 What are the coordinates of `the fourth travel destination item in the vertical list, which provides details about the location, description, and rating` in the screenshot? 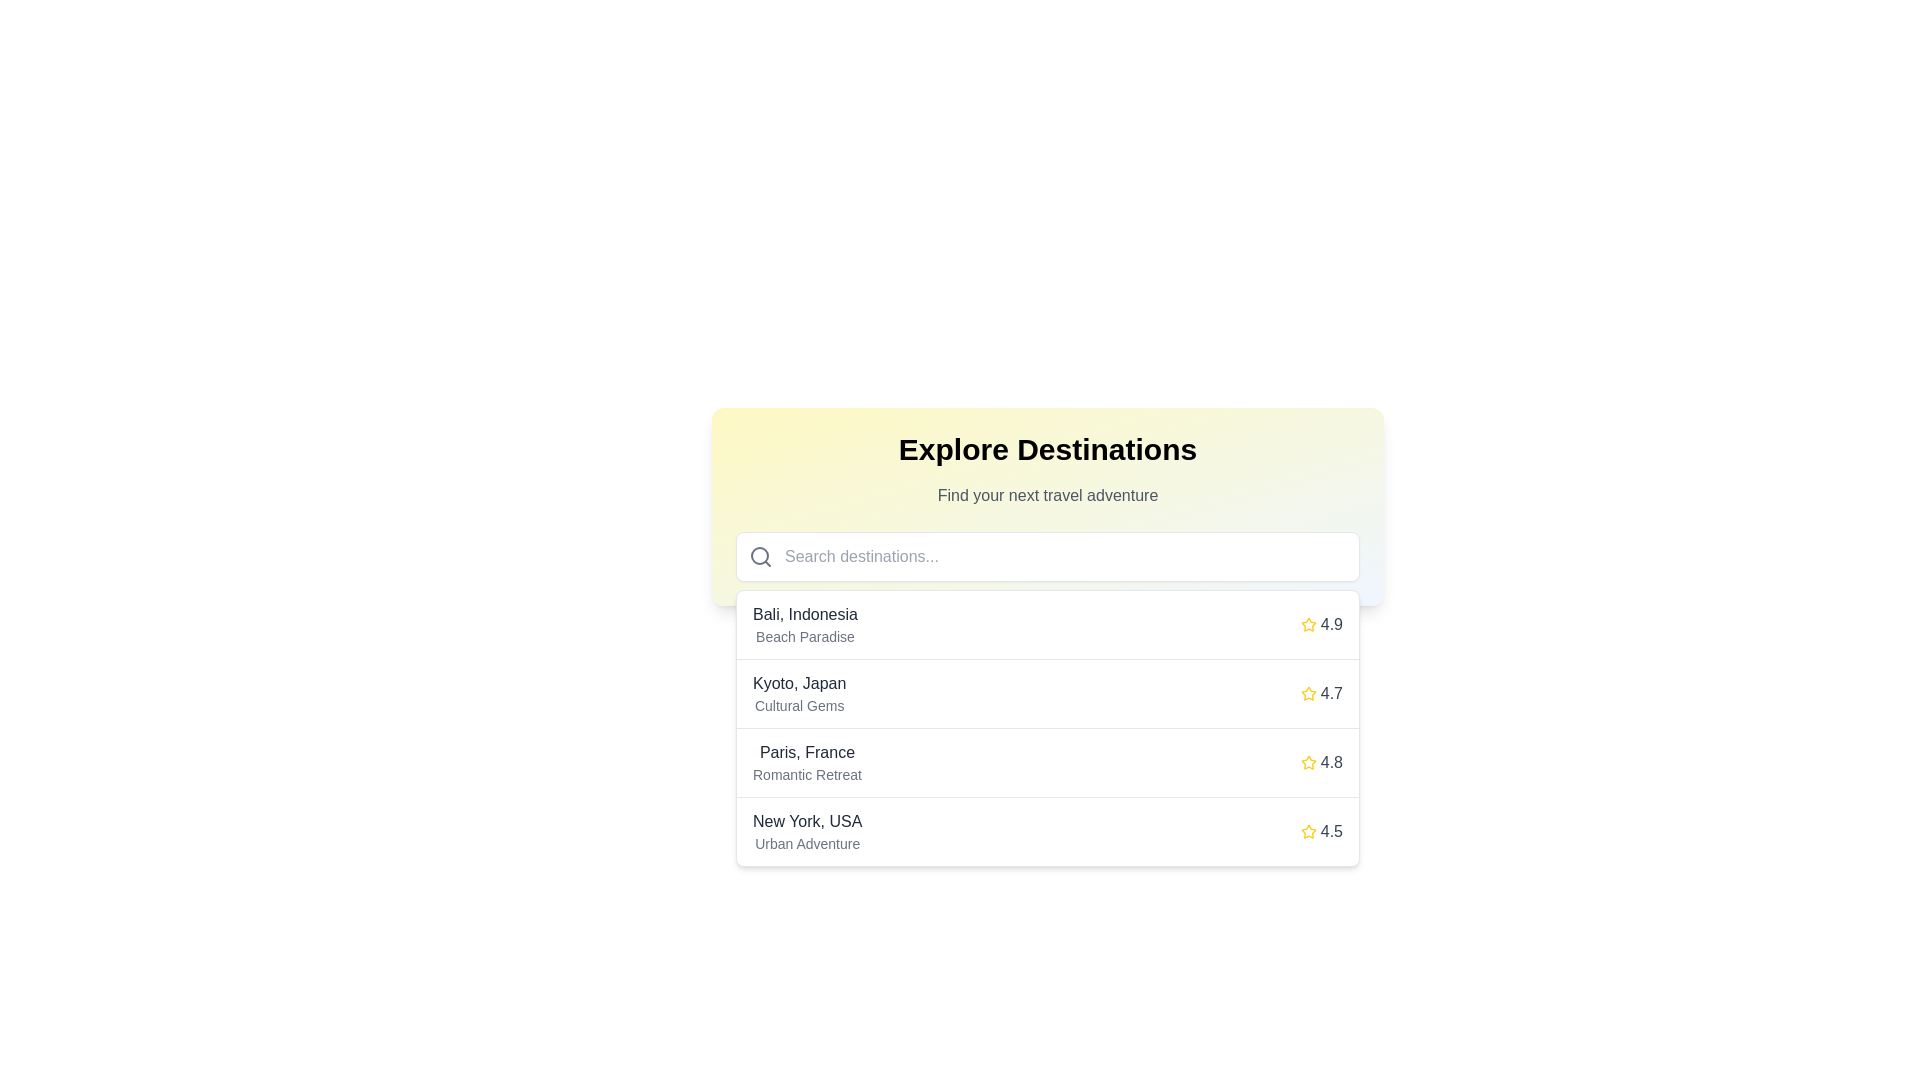 It's located at (1046, 832).